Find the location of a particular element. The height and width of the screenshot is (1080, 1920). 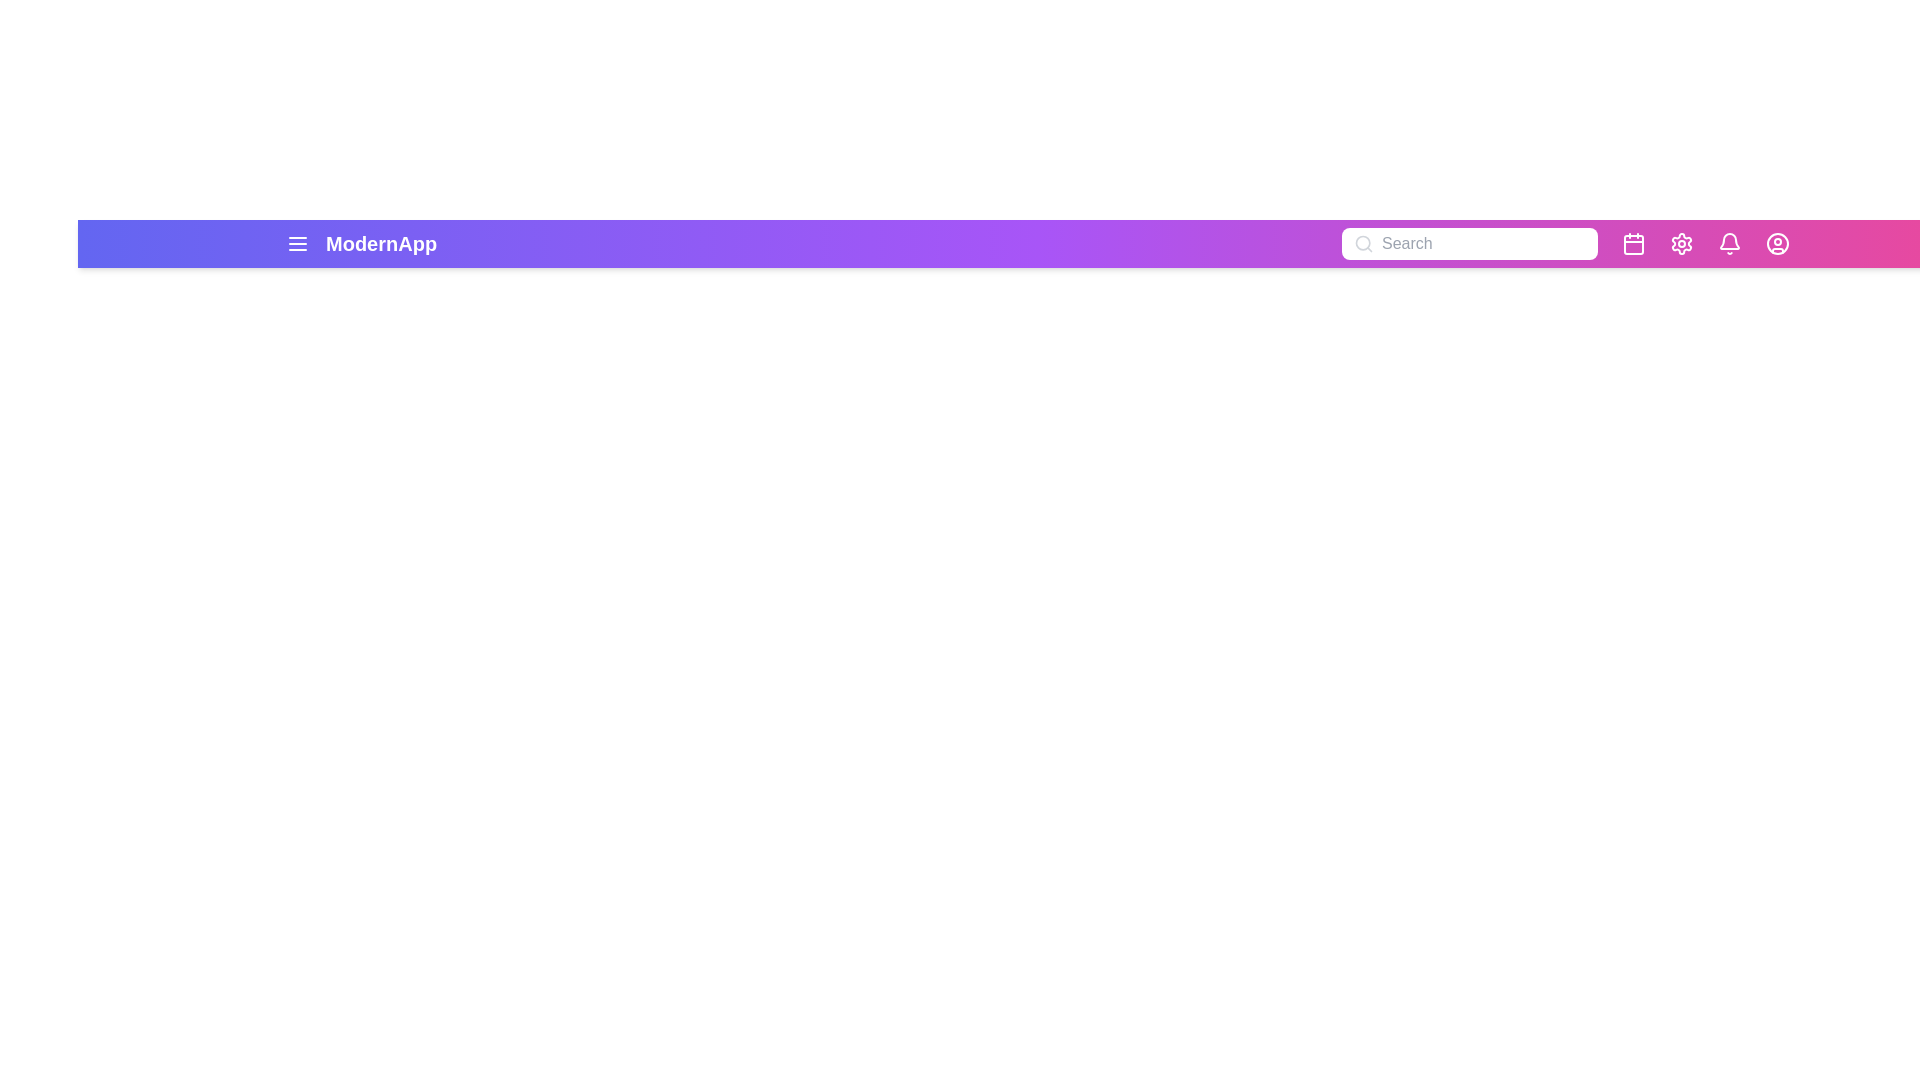

the SVG Circle element, which is a circular shape with a diameter of 20px, located within a user profile icon at the far right of the navigation bar is located at coordinates (1777, 242).